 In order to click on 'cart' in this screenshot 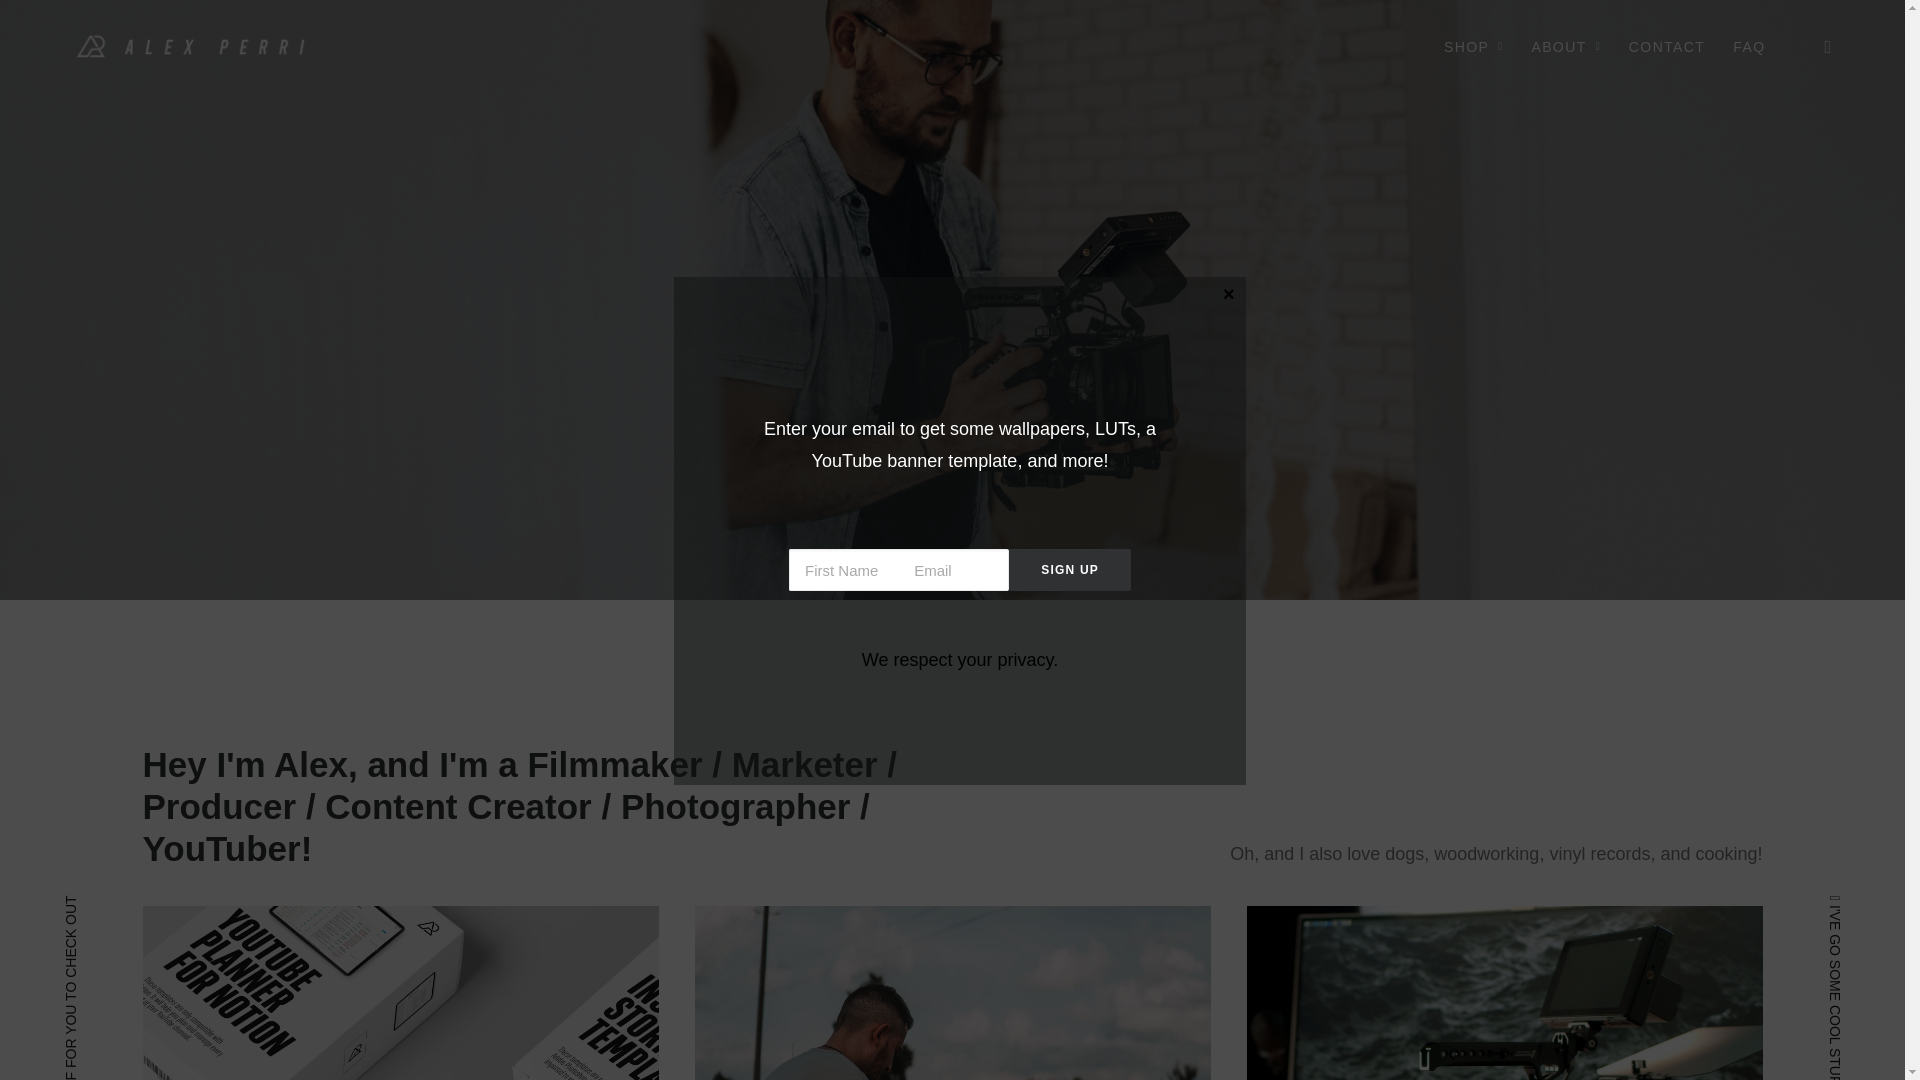, I will do `click(1814, 45)`.